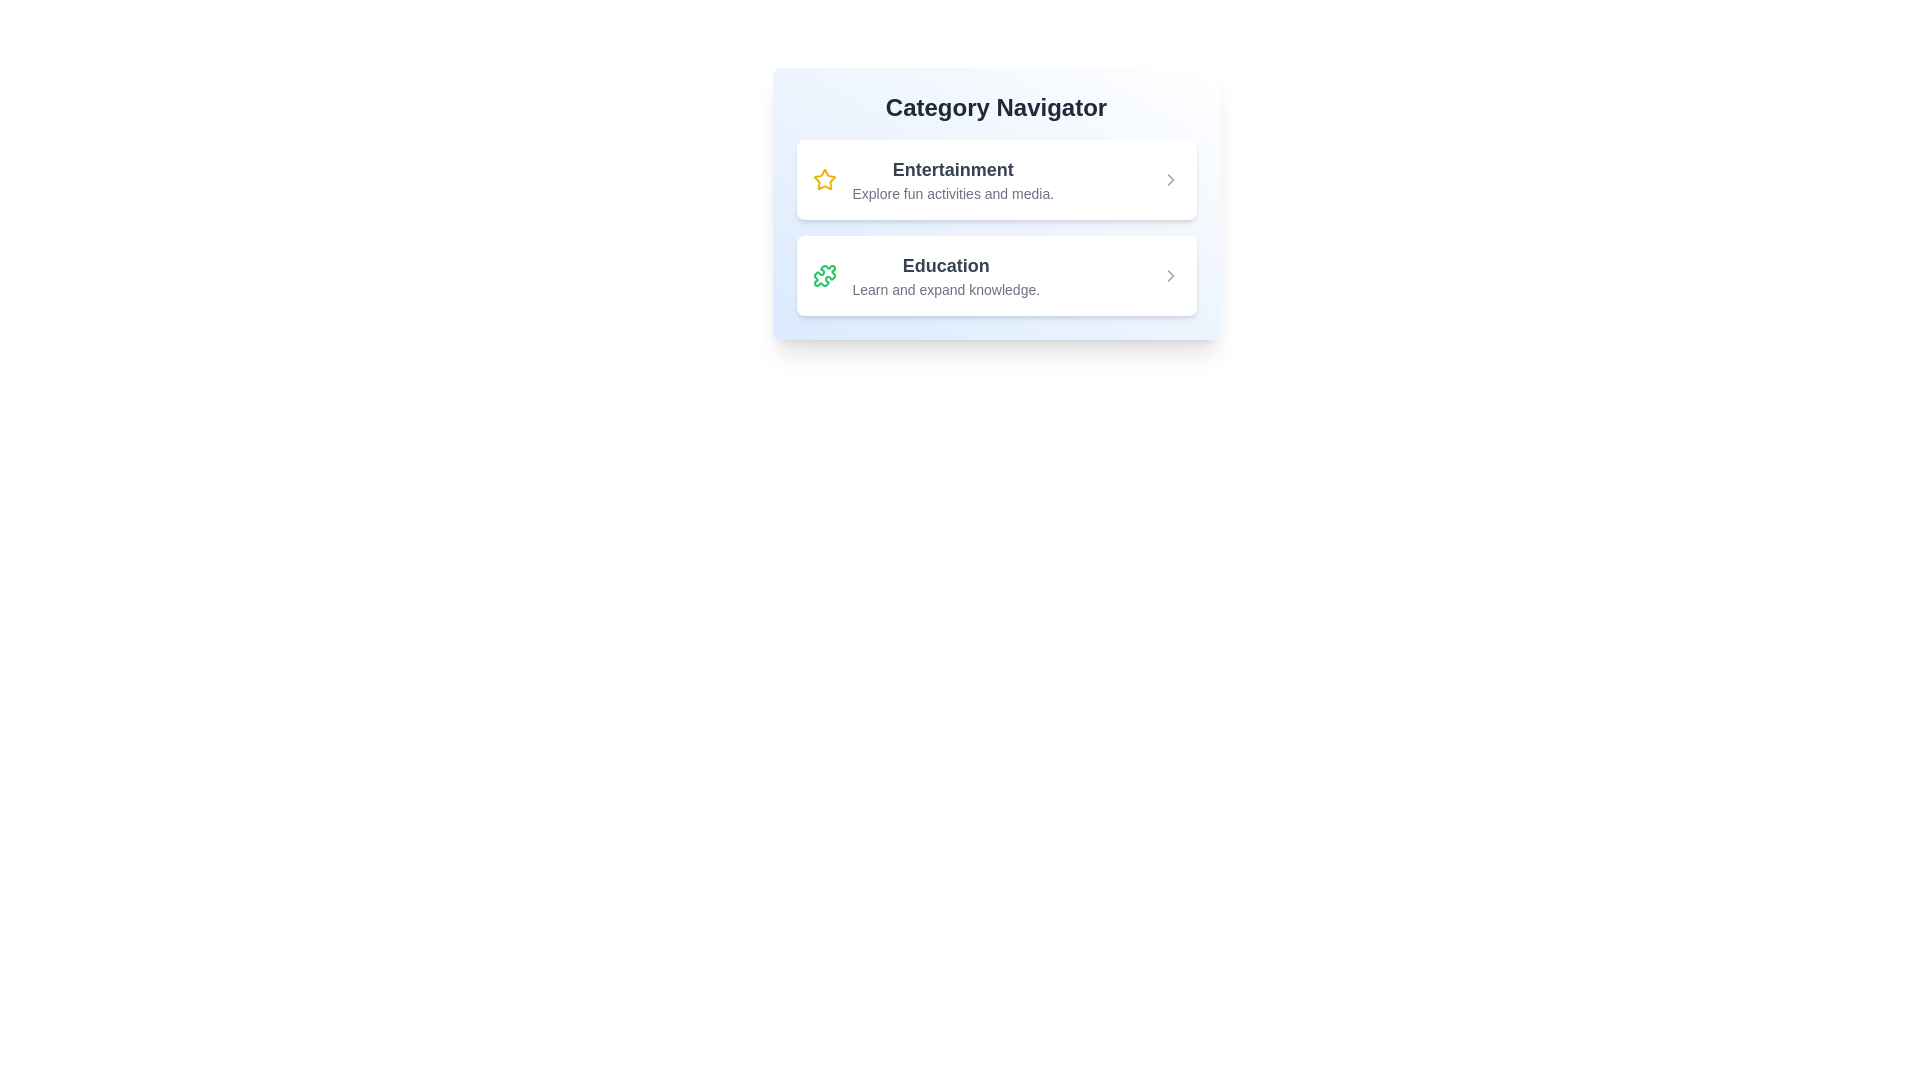 The image size is (1920, 1080). I want to click on the 'Entertainment' navigation link, which is the first item in the list under the 'Category Navigator' heading, so click(932, 180).